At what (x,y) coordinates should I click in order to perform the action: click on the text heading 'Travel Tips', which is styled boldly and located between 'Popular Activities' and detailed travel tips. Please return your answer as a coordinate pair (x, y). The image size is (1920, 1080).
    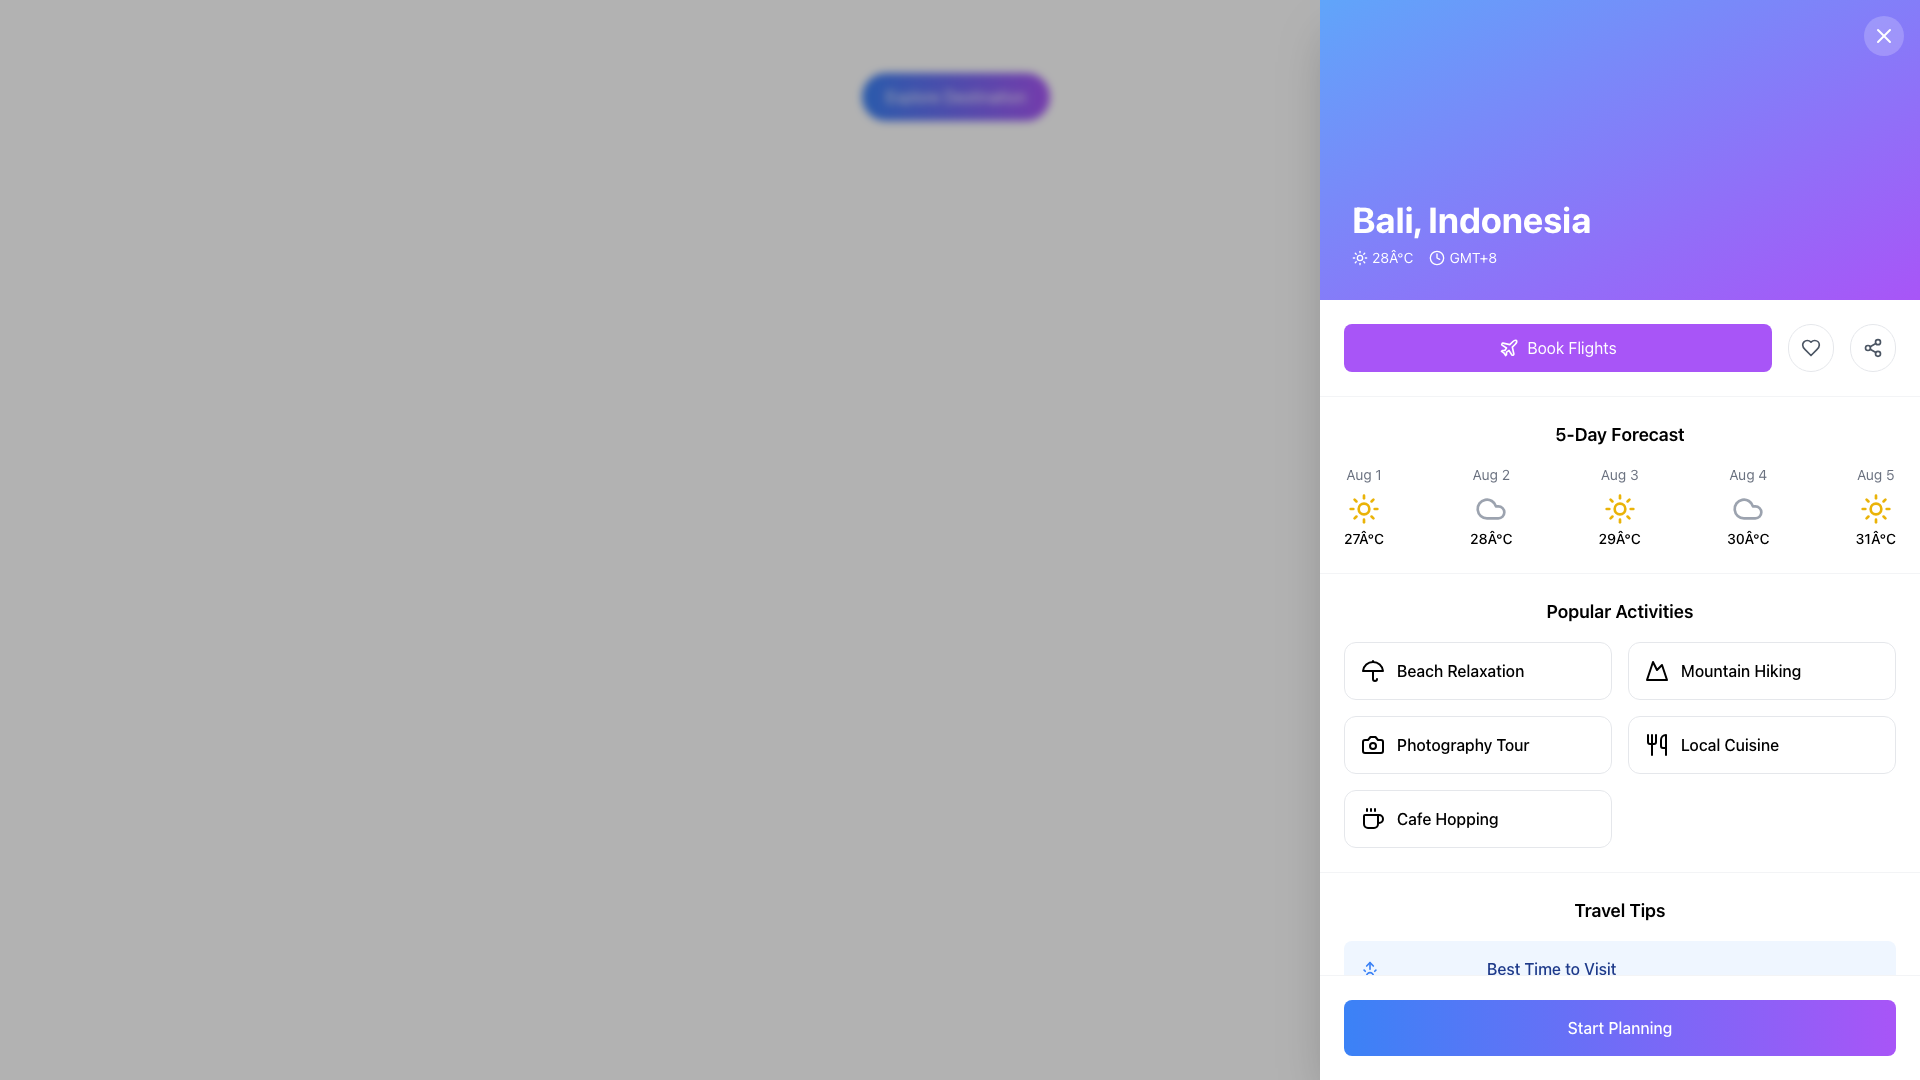
    Looking at the image, I should click on (1620, 910).